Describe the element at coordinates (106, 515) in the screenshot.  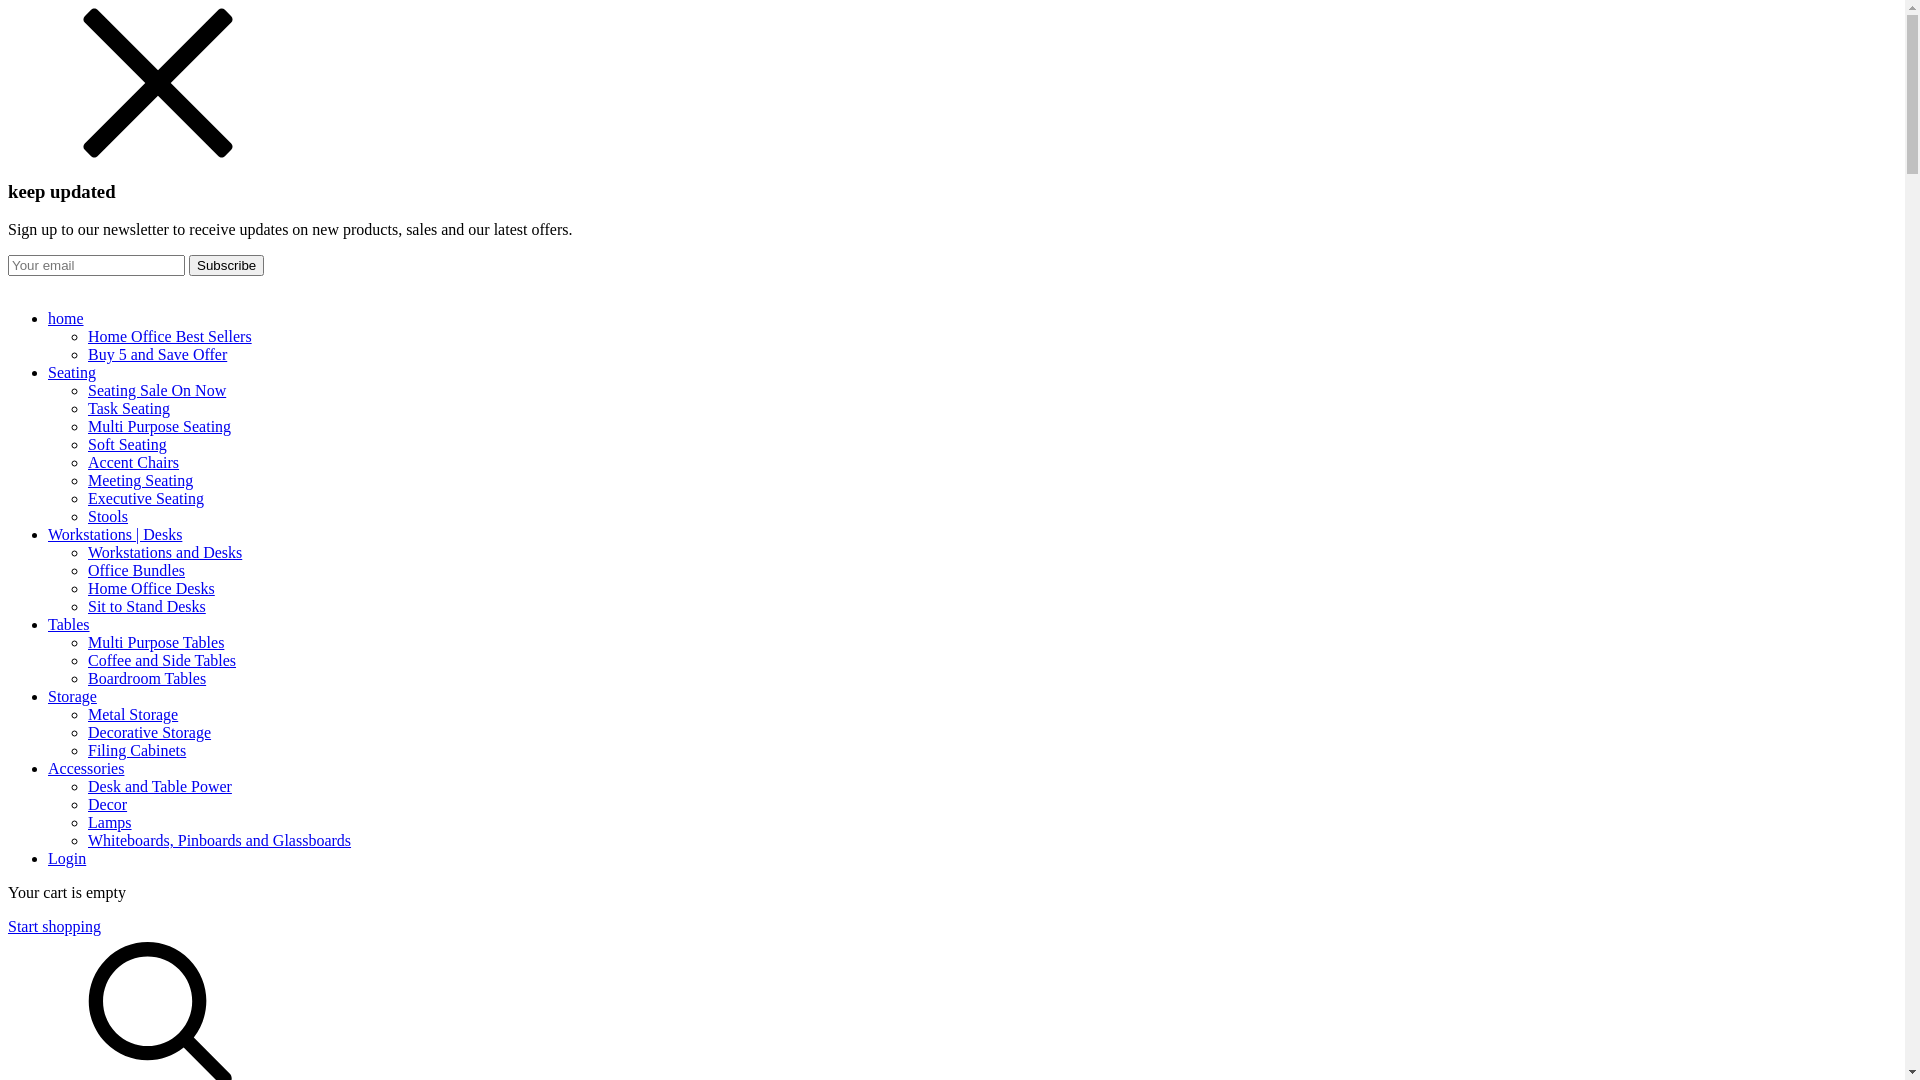
I see `'Stools'` at that location.